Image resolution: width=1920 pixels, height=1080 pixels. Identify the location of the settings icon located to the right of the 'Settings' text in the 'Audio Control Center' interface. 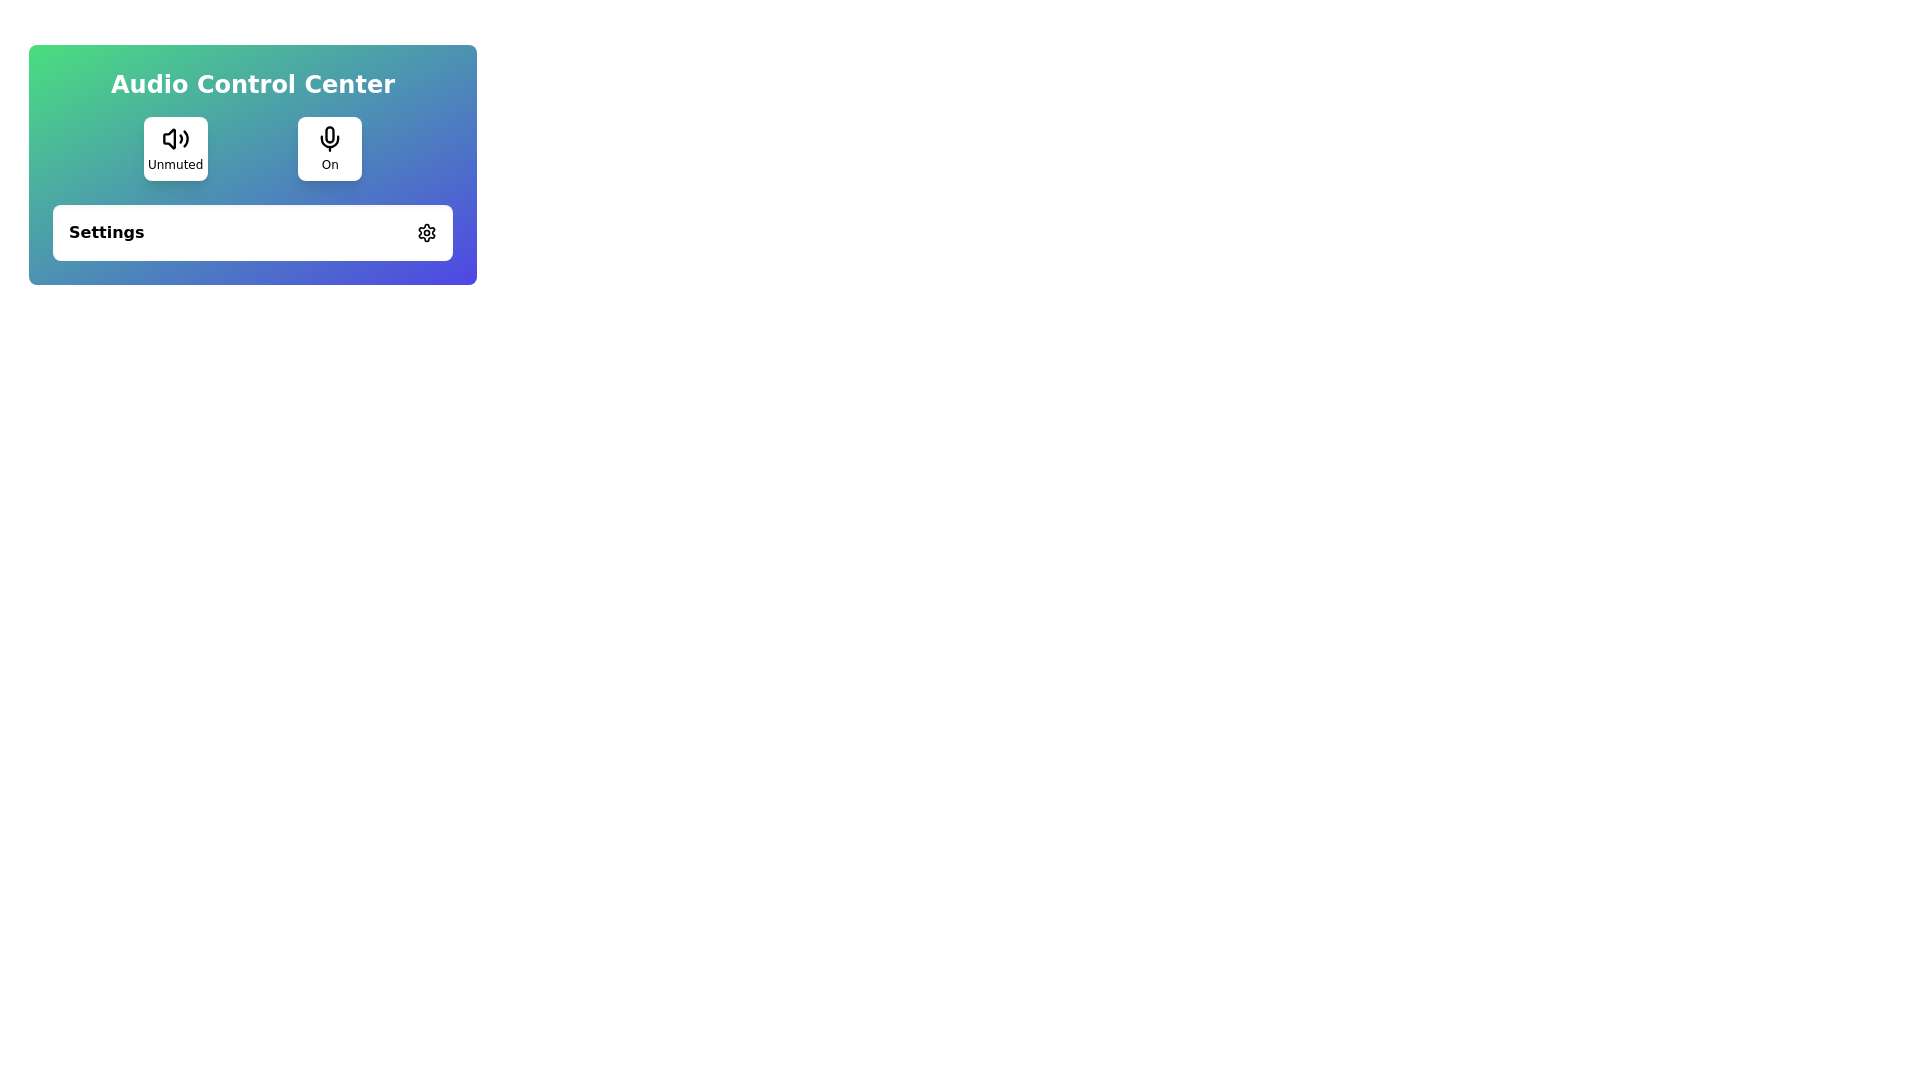
(426, 231).